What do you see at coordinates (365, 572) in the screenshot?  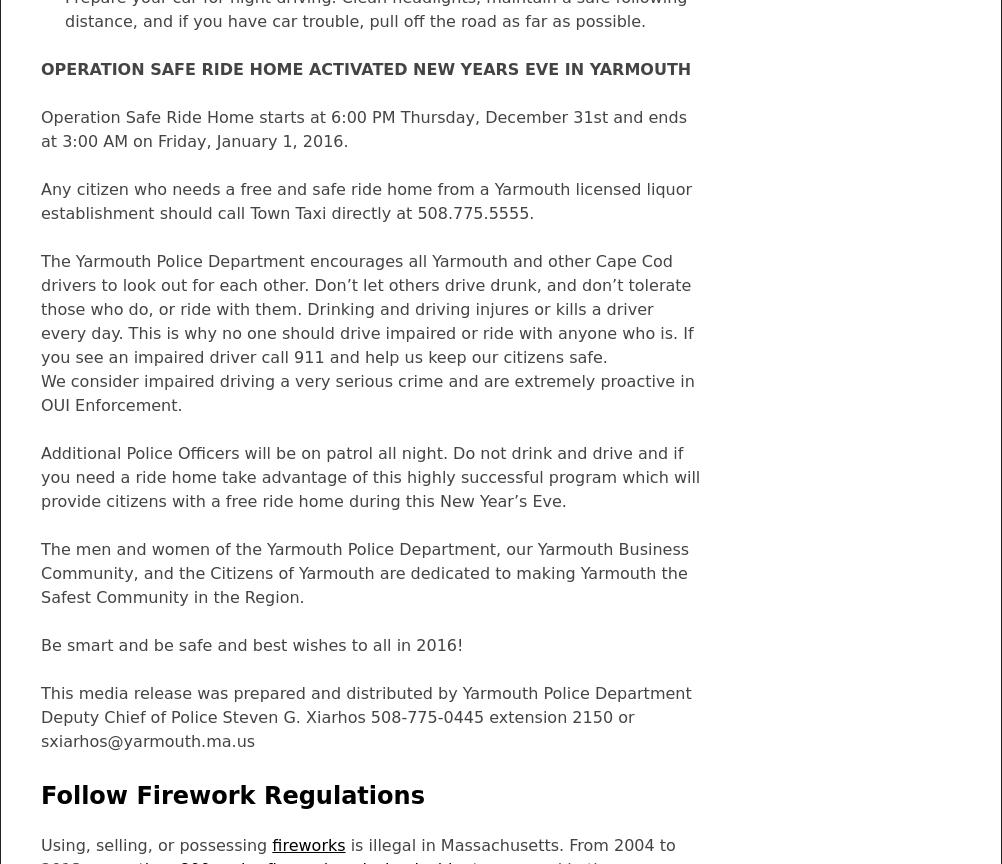 I see `'The men and women of the Yarmouth Police Department, our Yarmouth Business Community, and the Citizens of Yarmouth are dedicated to making Yarmouth the Safest Community in the Region.'` at bounding box center [365, 572].